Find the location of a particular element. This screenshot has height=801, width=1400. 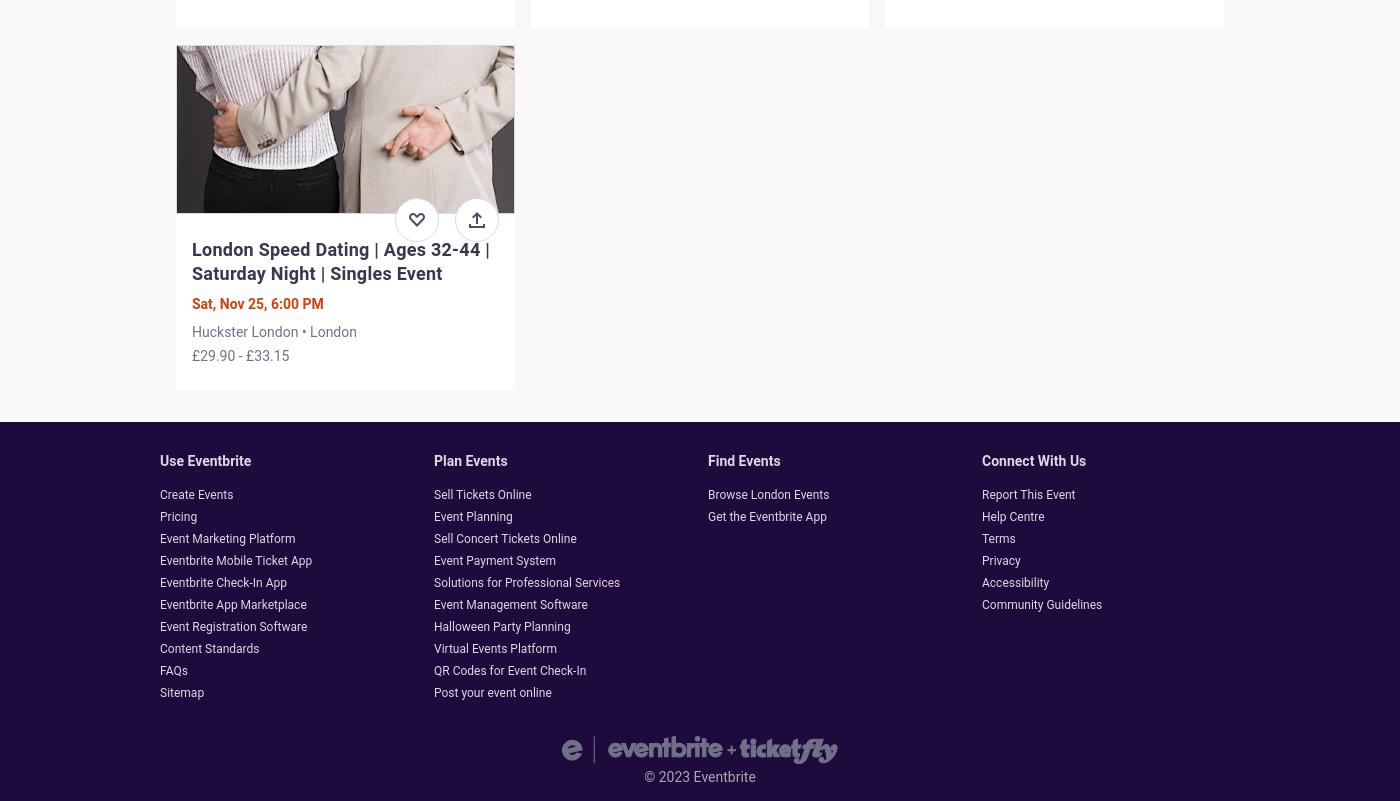

'Eventbrite Check-In App' is located at coordinates (223, 581).